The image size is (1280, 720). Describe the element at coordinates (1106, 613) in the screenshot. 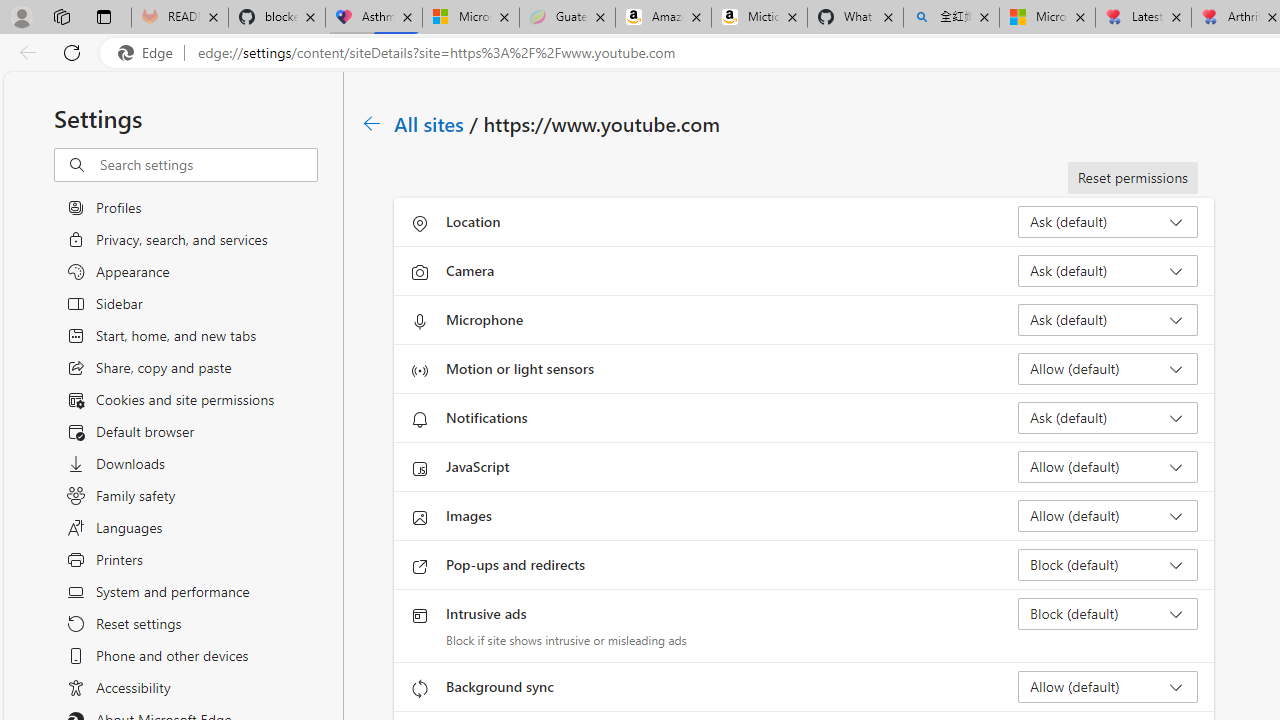

I see `'Intrusive ads Block (default)'` at that location.